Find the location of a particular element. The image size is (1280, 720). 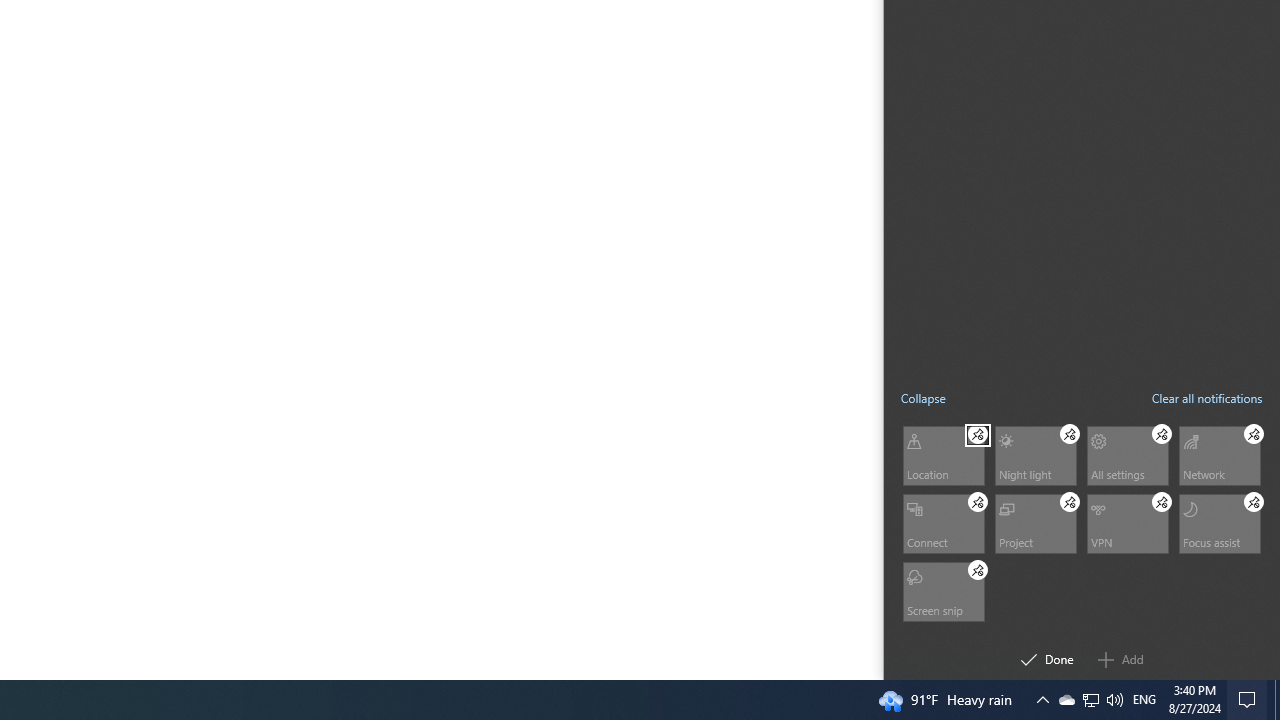

'Focus assist' is located at coordinates (1218, 522).